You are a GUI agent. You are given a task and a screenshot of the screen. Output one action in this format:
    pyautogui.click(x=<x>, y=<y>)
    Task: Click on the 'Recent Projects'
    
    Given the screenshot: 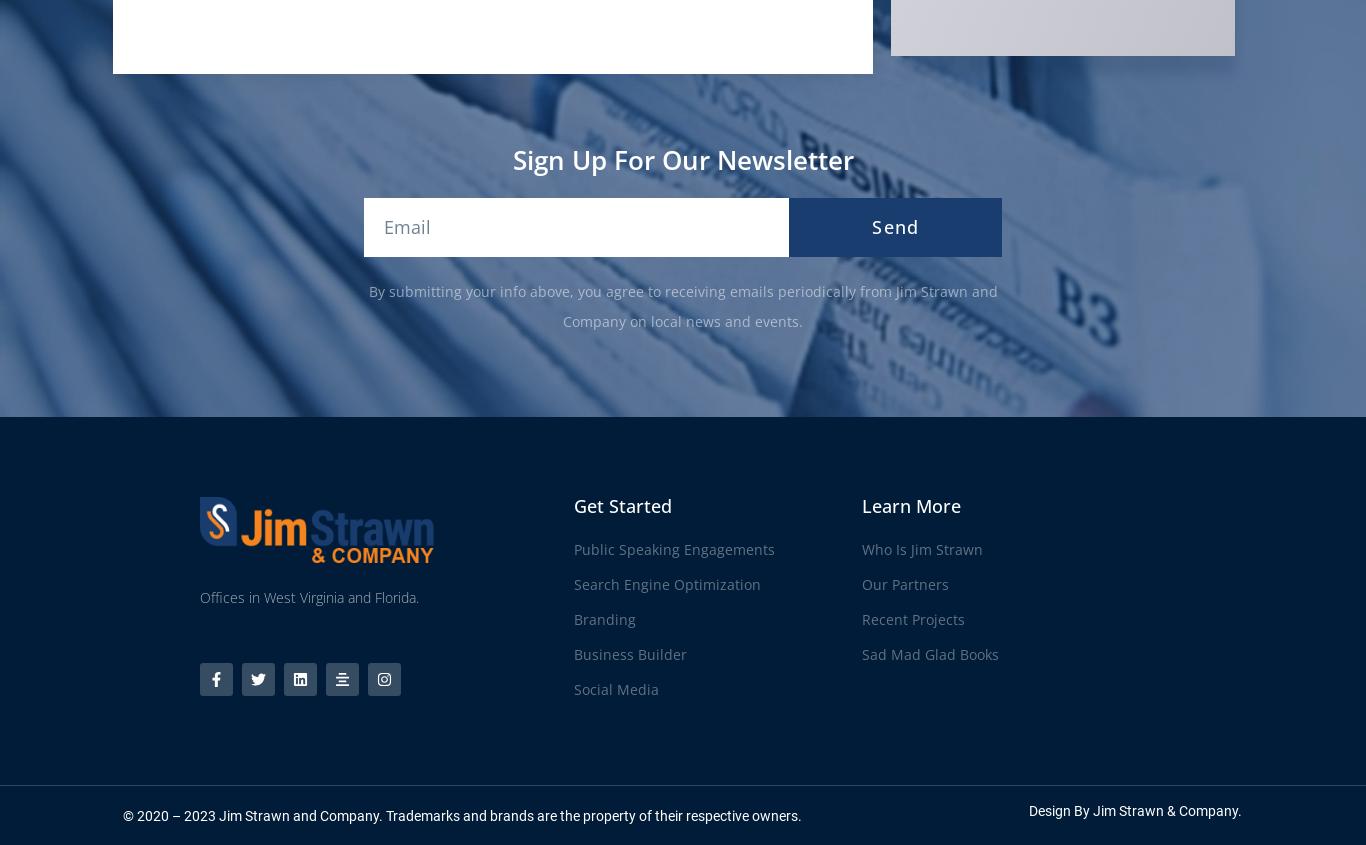 What is the action you would take?
    pyautogui.click(x=913, y=619)
    